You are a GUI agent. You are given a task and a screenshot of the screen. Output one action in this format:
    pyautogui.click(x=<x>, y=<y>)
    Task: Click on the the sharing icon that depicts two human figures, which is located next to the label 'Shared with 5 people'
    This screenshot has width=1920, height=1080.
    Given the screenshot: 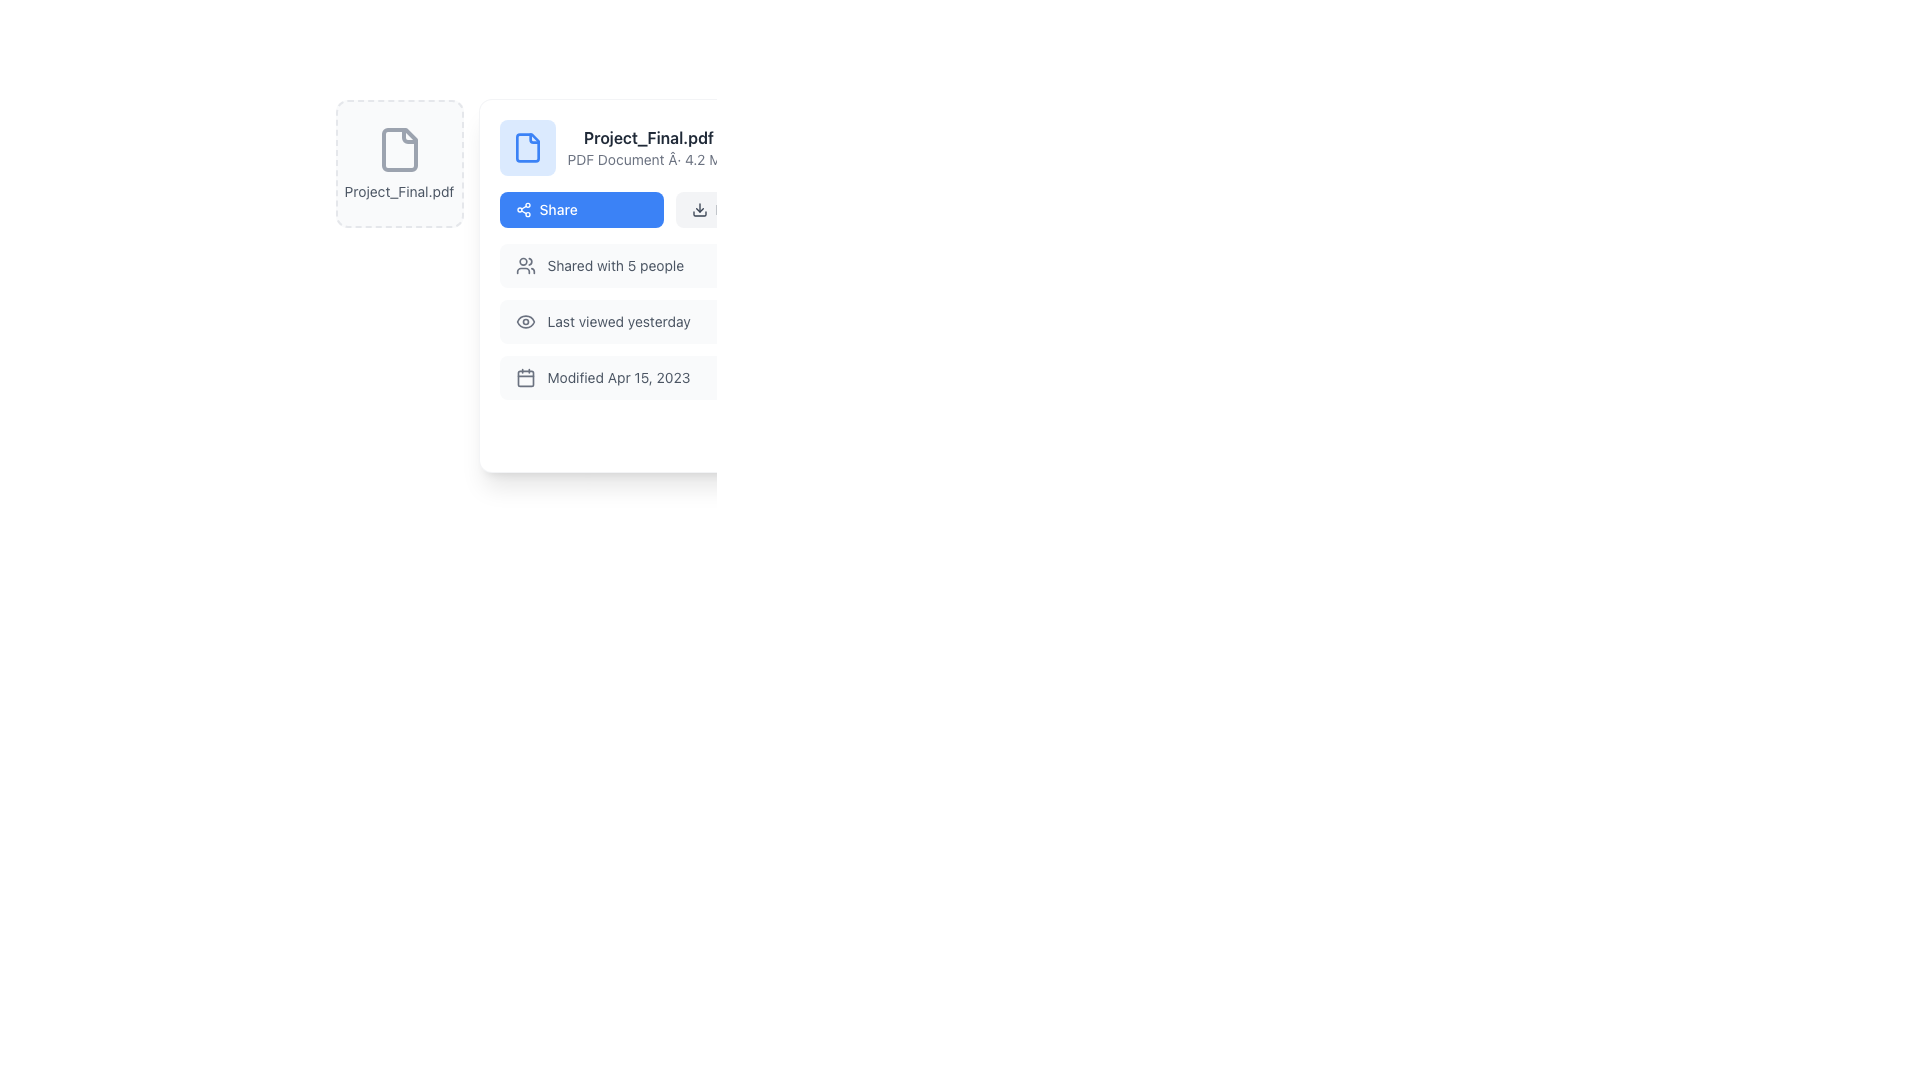 What is the action you would take?
    pyautogui.click(x=525, y=265)
    